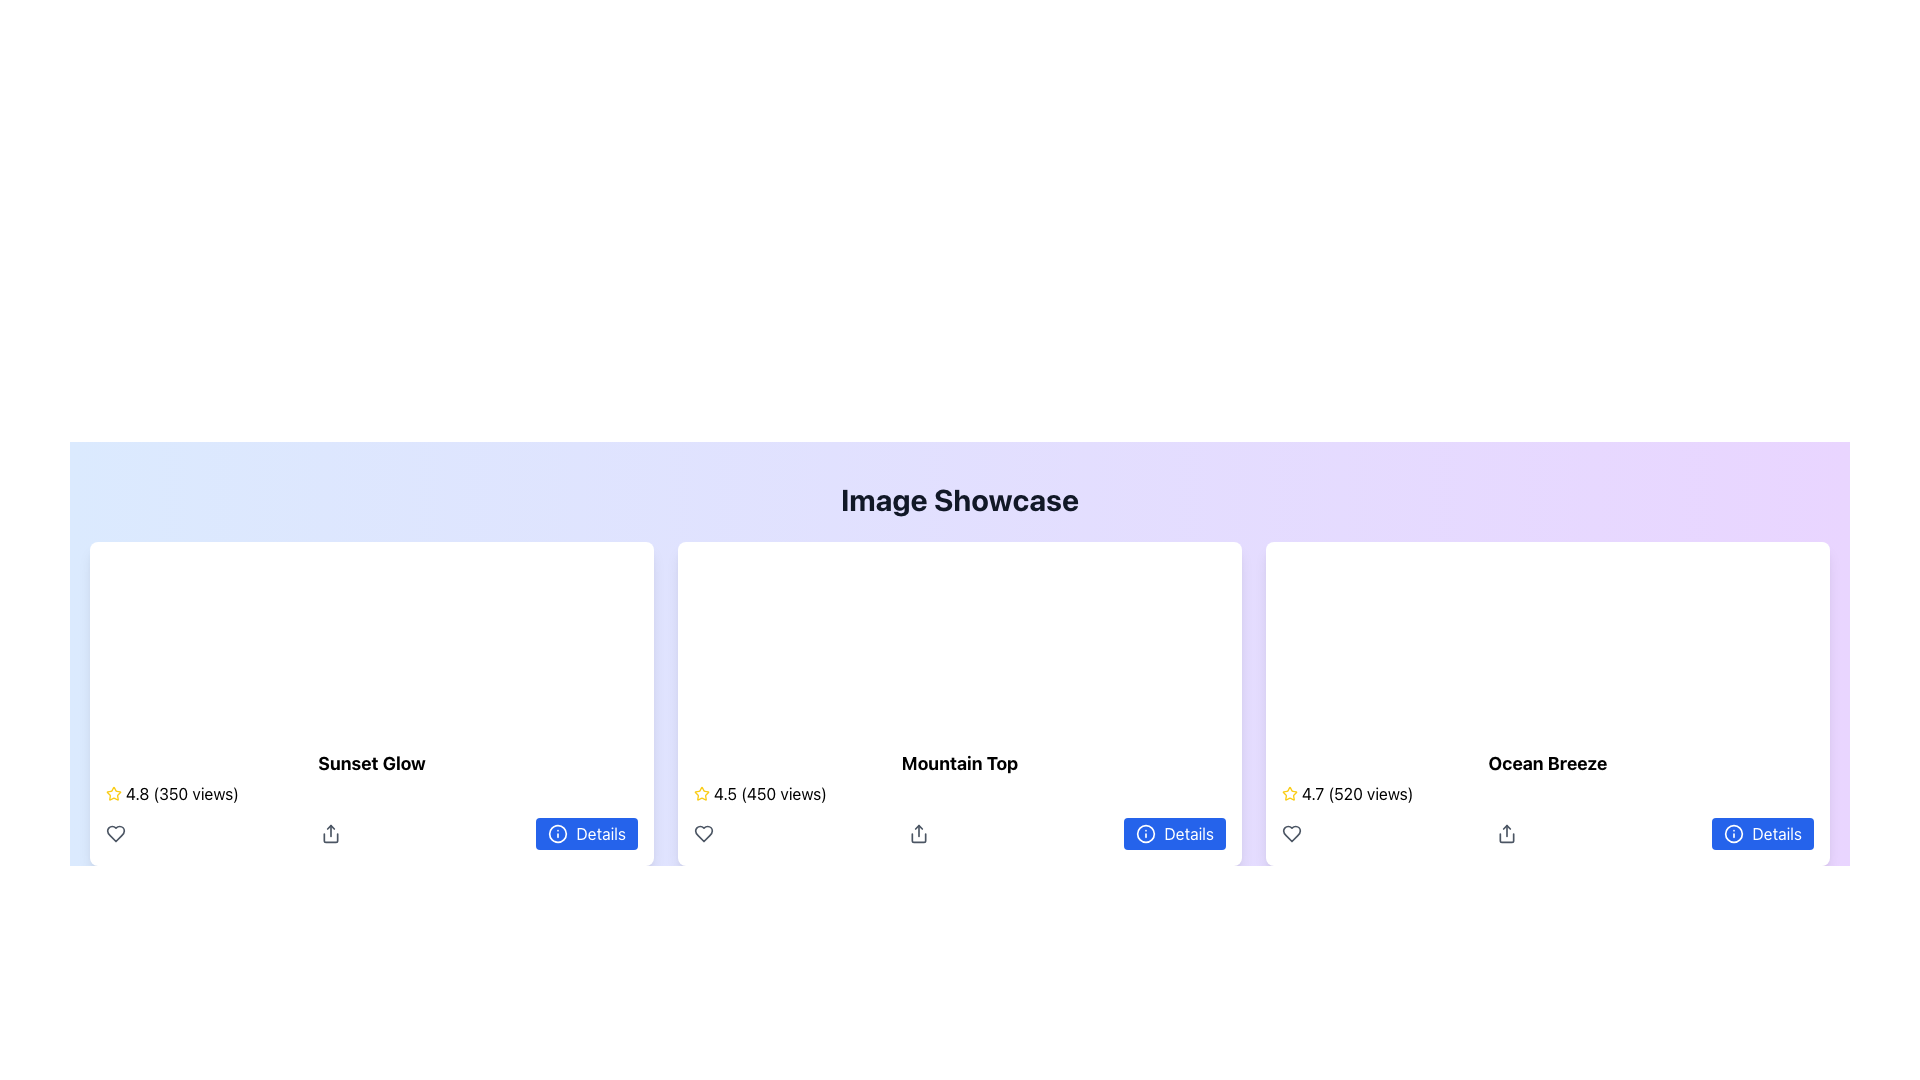  What do you see at coordinates (114, 833) in the screenshot?
I see `the heart icon located at the bottom-left corner of the leftmost card, under the rating text '4.8 (350 views)'` at bounding box center [114, 833].